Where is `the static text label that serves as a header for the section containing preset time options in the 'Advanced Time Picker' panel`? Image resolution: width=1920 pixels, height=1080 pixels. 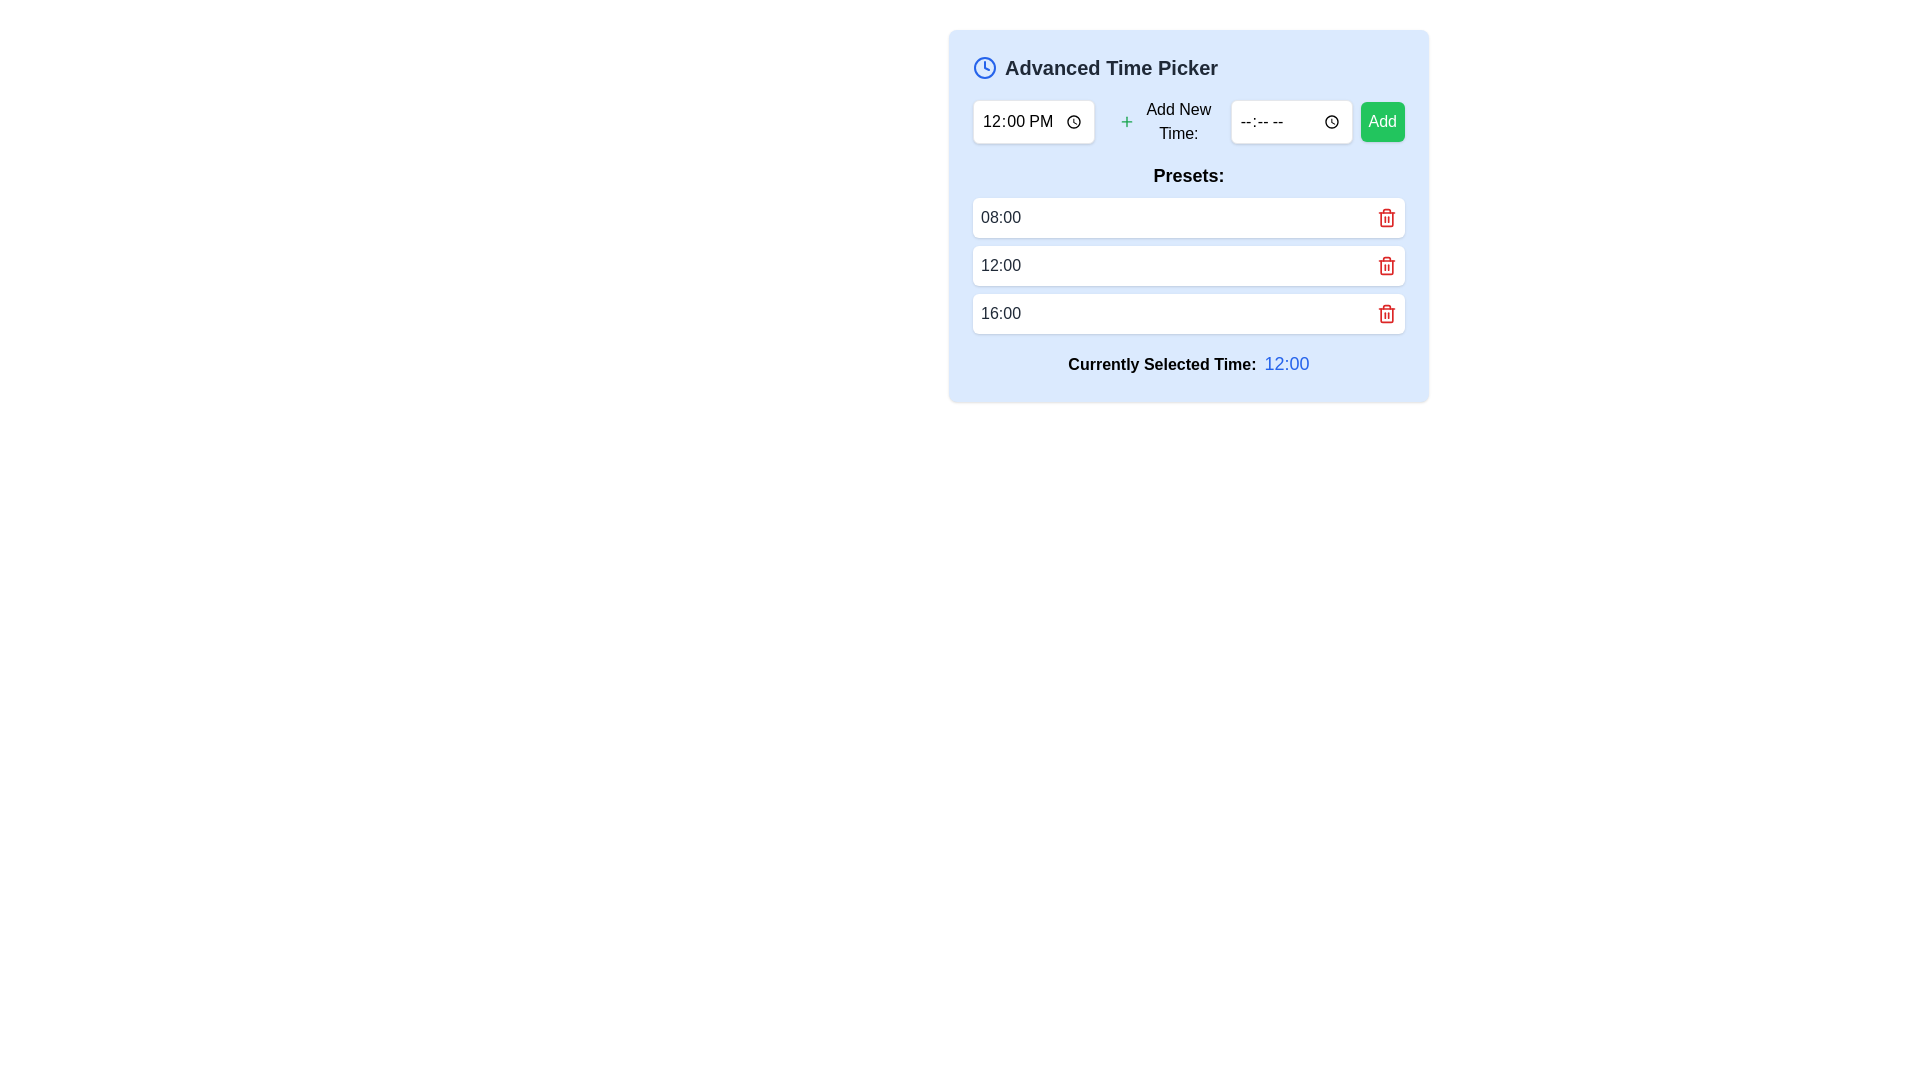 the static text label that serves as a header for the section containing preset time options in the 'Advanced Time Picker' panel is located at coordinates (1189, 175).